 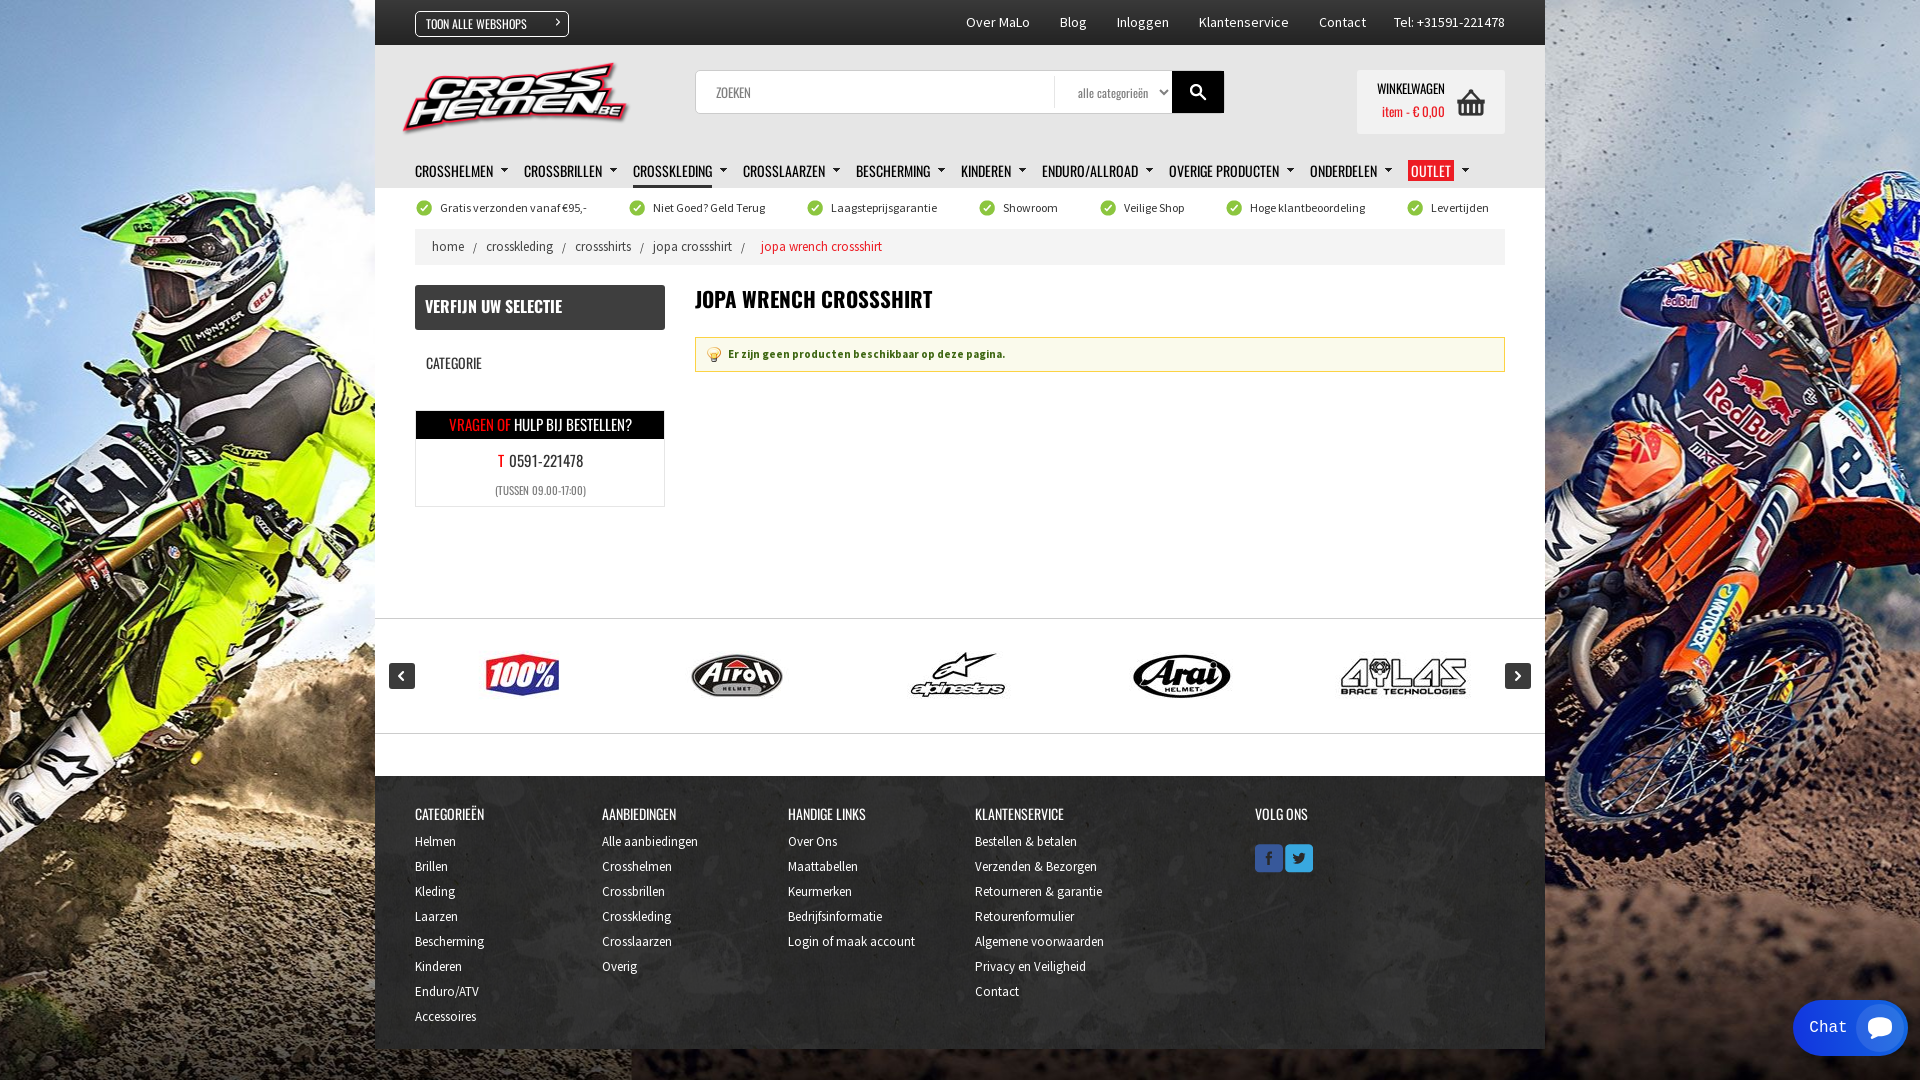 I want to click on 'Enduro/ATV', so click(x=413, y=990).